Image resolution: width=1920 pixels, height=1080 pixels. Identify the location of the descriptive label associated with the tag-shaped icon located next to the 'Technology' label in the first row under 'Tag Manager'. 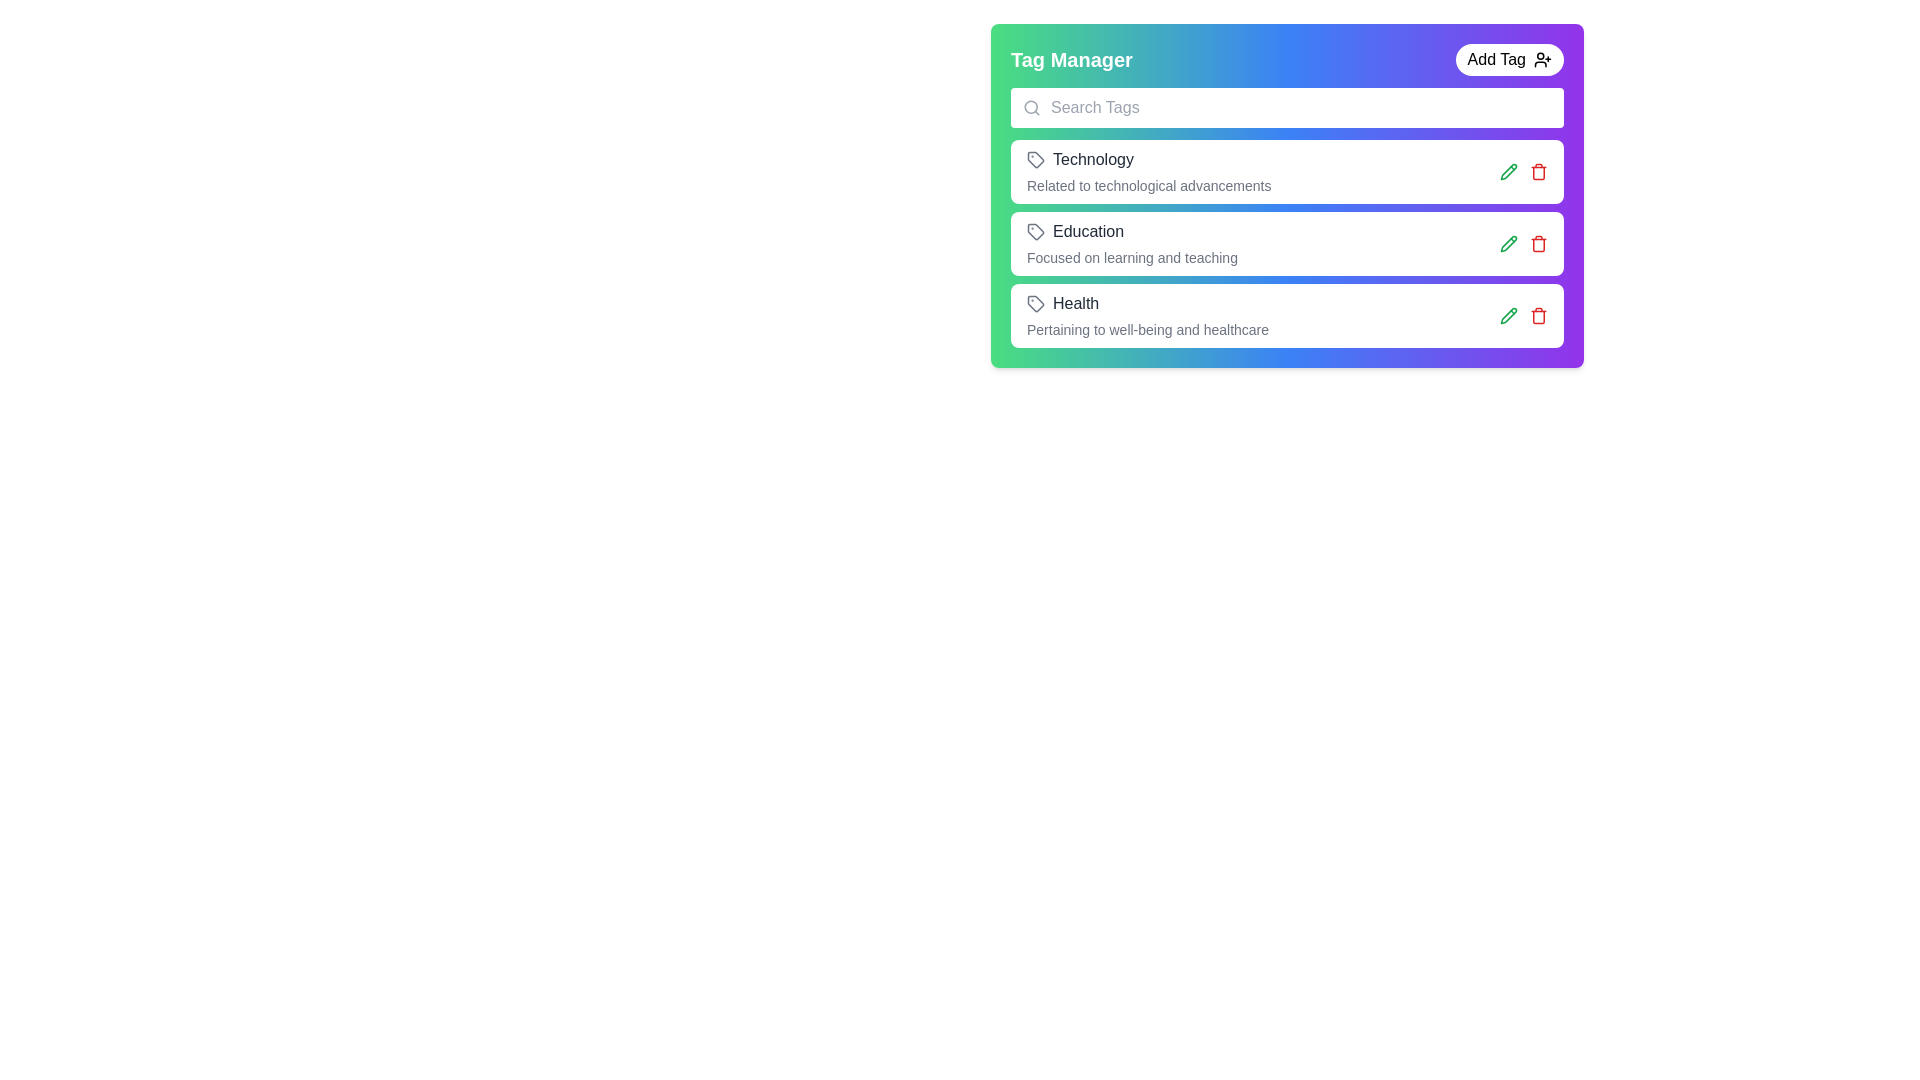
(1035, 157).